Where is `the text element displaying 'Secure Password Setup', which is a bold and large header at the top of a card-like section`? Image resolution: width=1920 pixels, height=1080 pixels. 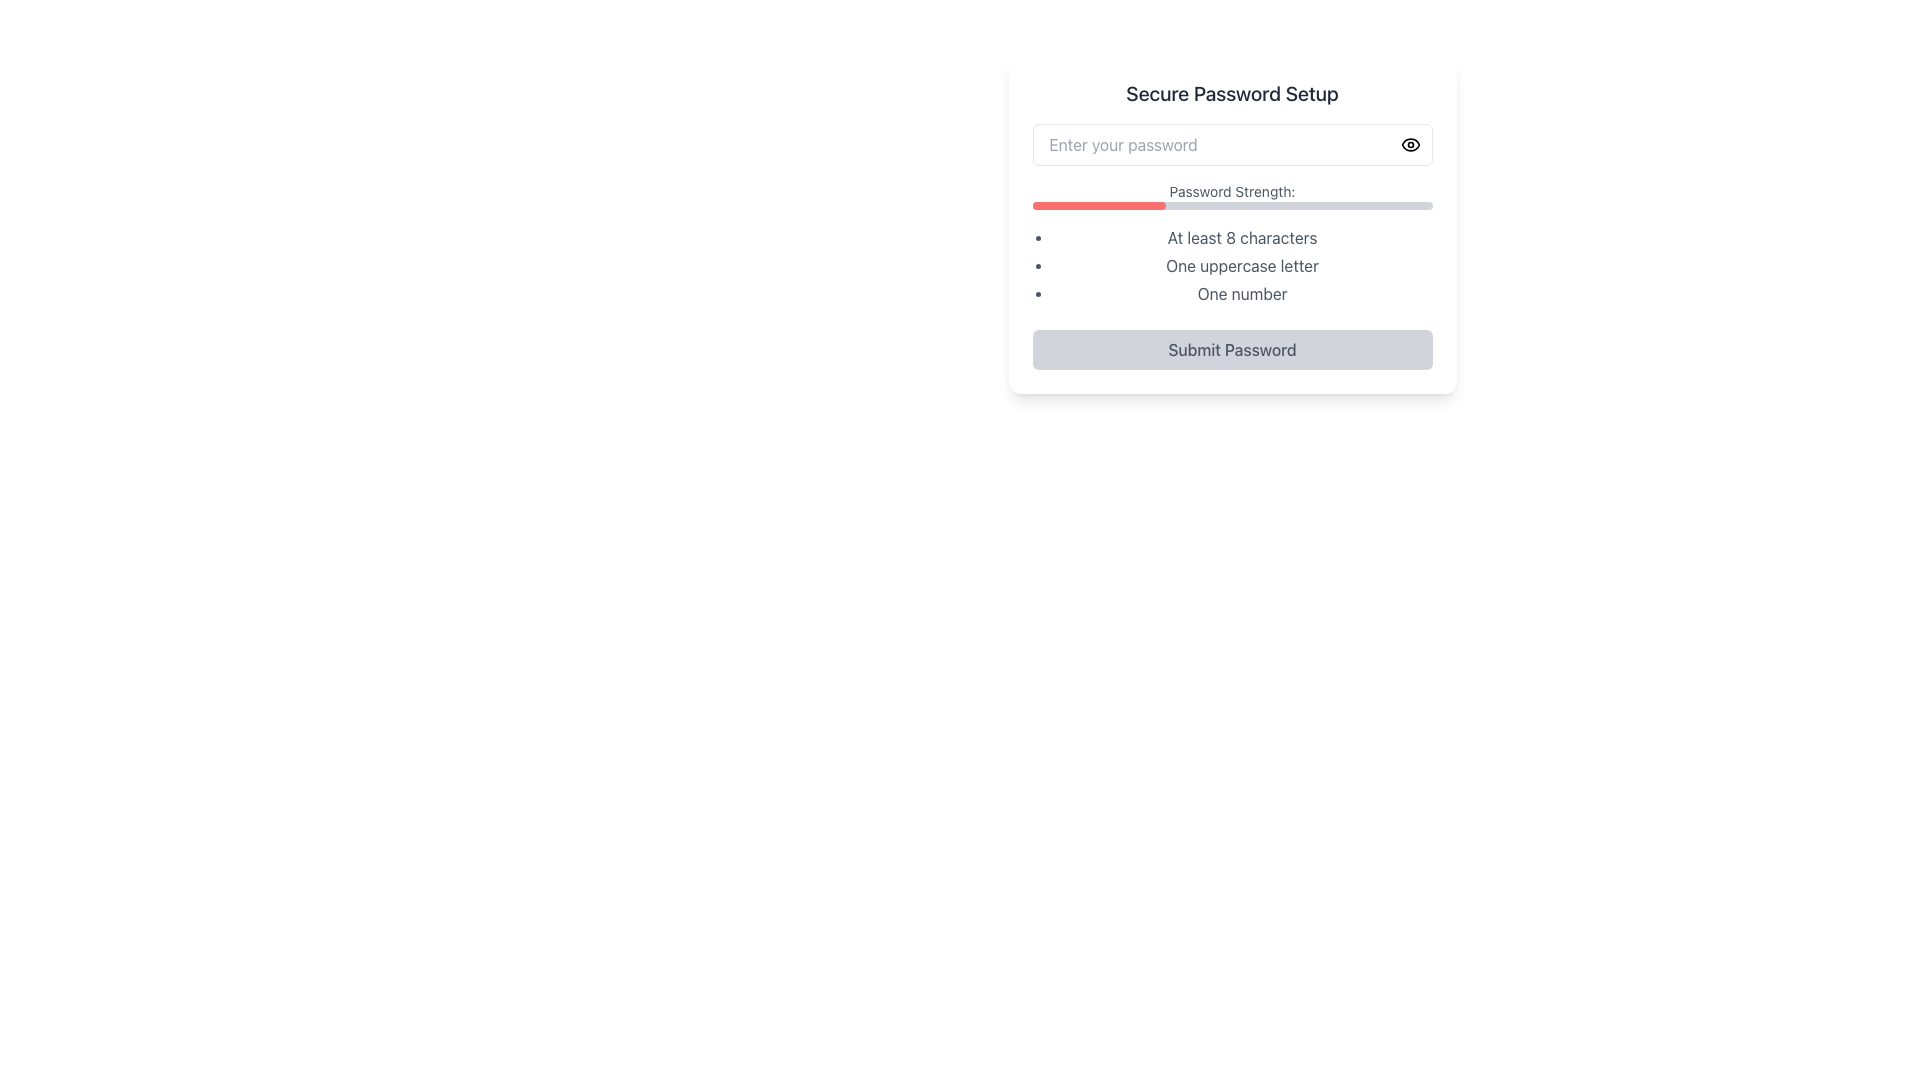 the text element displaying 'Secure Password Setup', which is a bold and large header at the top of a card-like section is located at coordinates (1231, 93).